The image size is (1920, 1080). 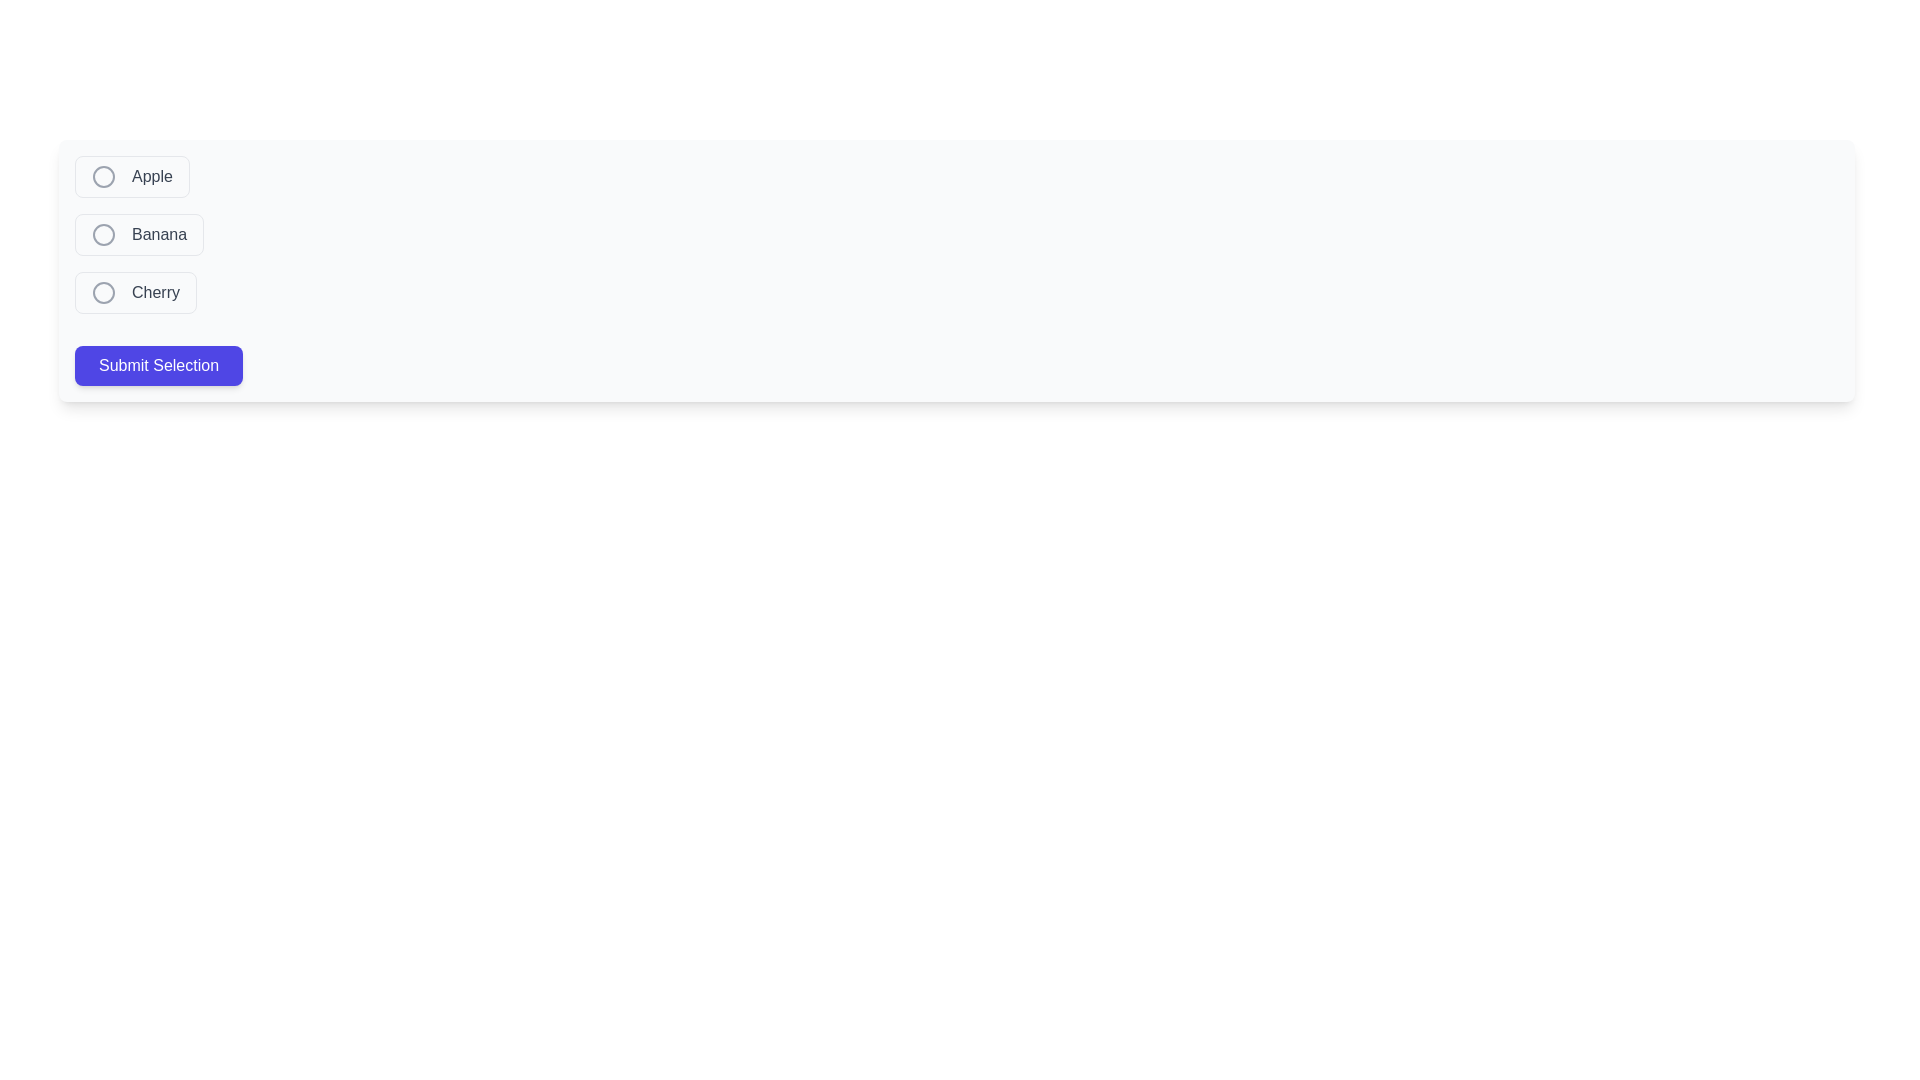 What do you see at coordinates (131, 176) in the screenshot?
I see `the 'Apple' radio button to focus on it, which is a rounded button-like component with the text 'Apple' next to a circular icon` at bounding box center [131, 176].